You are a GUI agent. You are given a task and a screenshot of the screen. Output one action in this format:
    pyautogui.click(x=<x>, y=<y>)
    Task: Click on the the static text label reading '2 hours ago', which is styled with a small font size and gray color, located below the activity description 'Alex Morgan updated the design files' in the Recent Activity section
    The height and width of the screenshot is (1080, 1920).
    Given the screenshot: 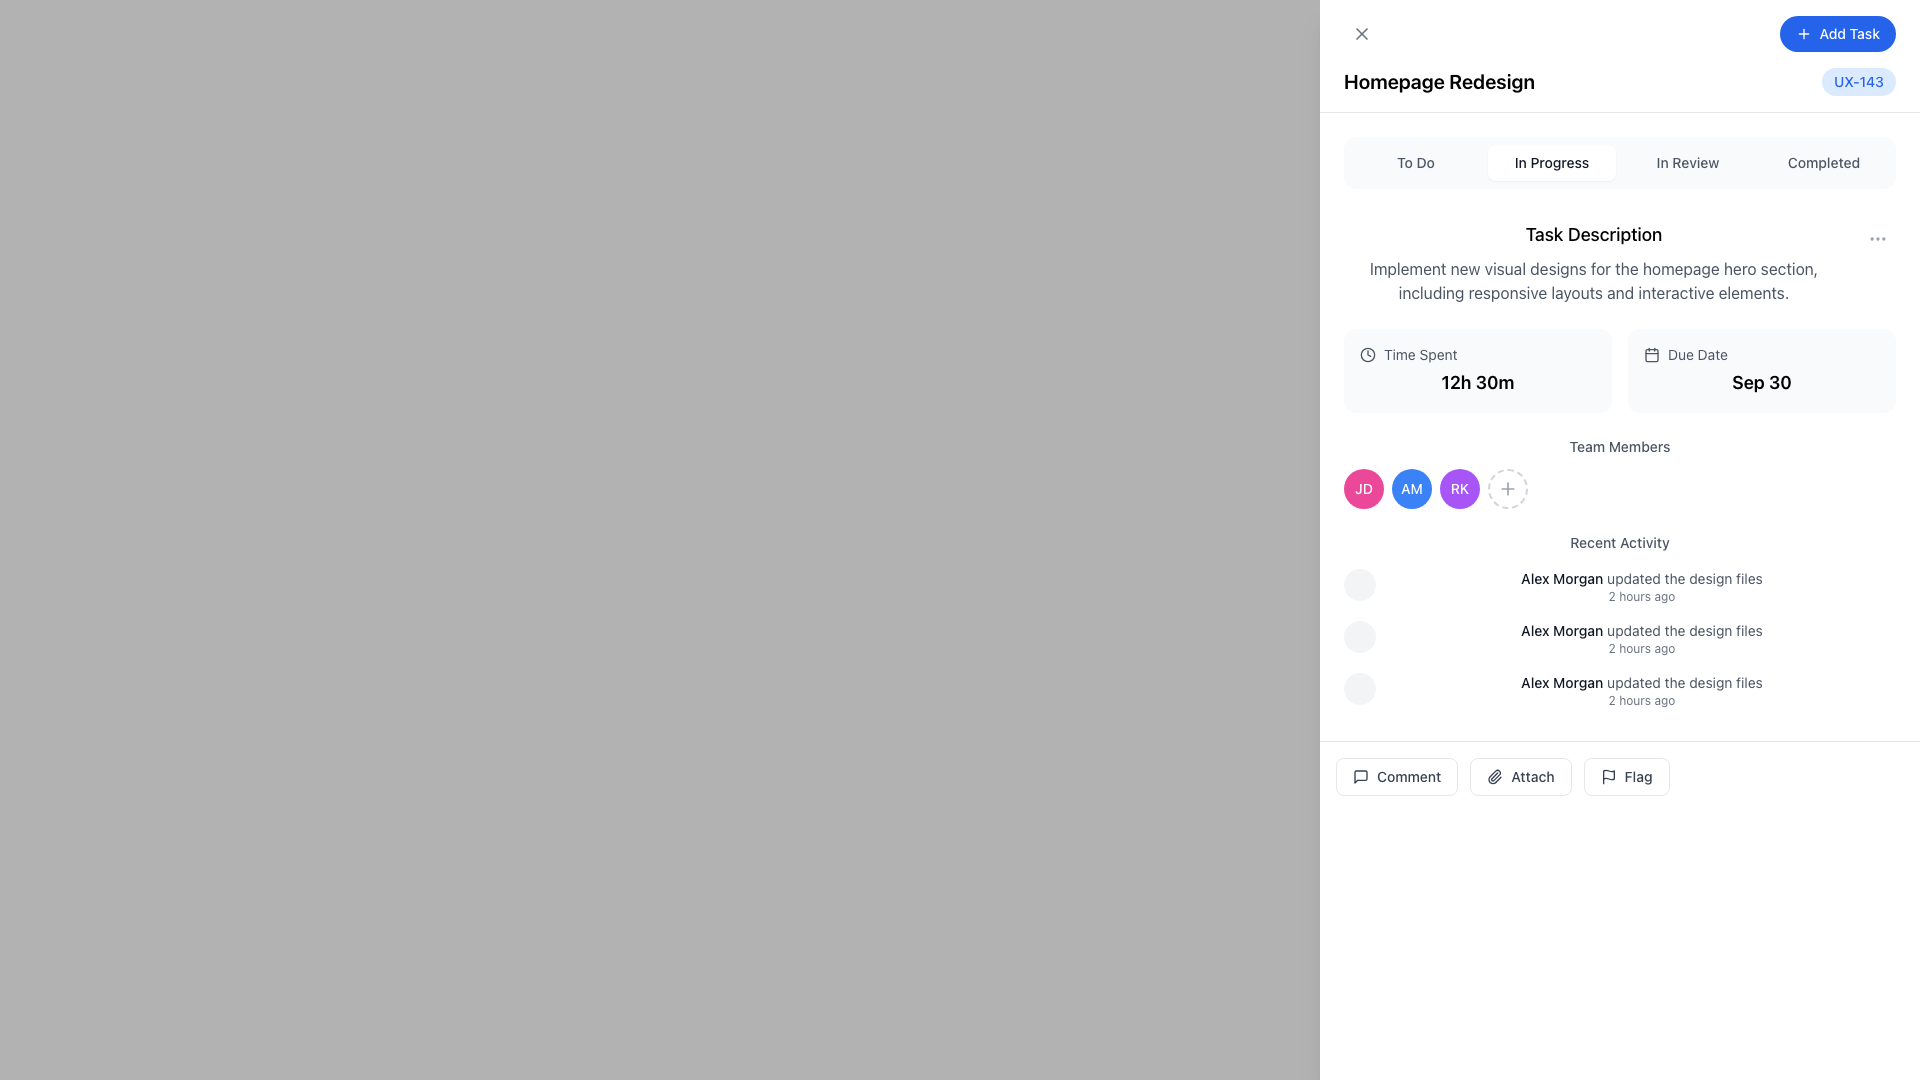 What is the action you would take?
    pyautogui.click(x=1641, y=700)
    